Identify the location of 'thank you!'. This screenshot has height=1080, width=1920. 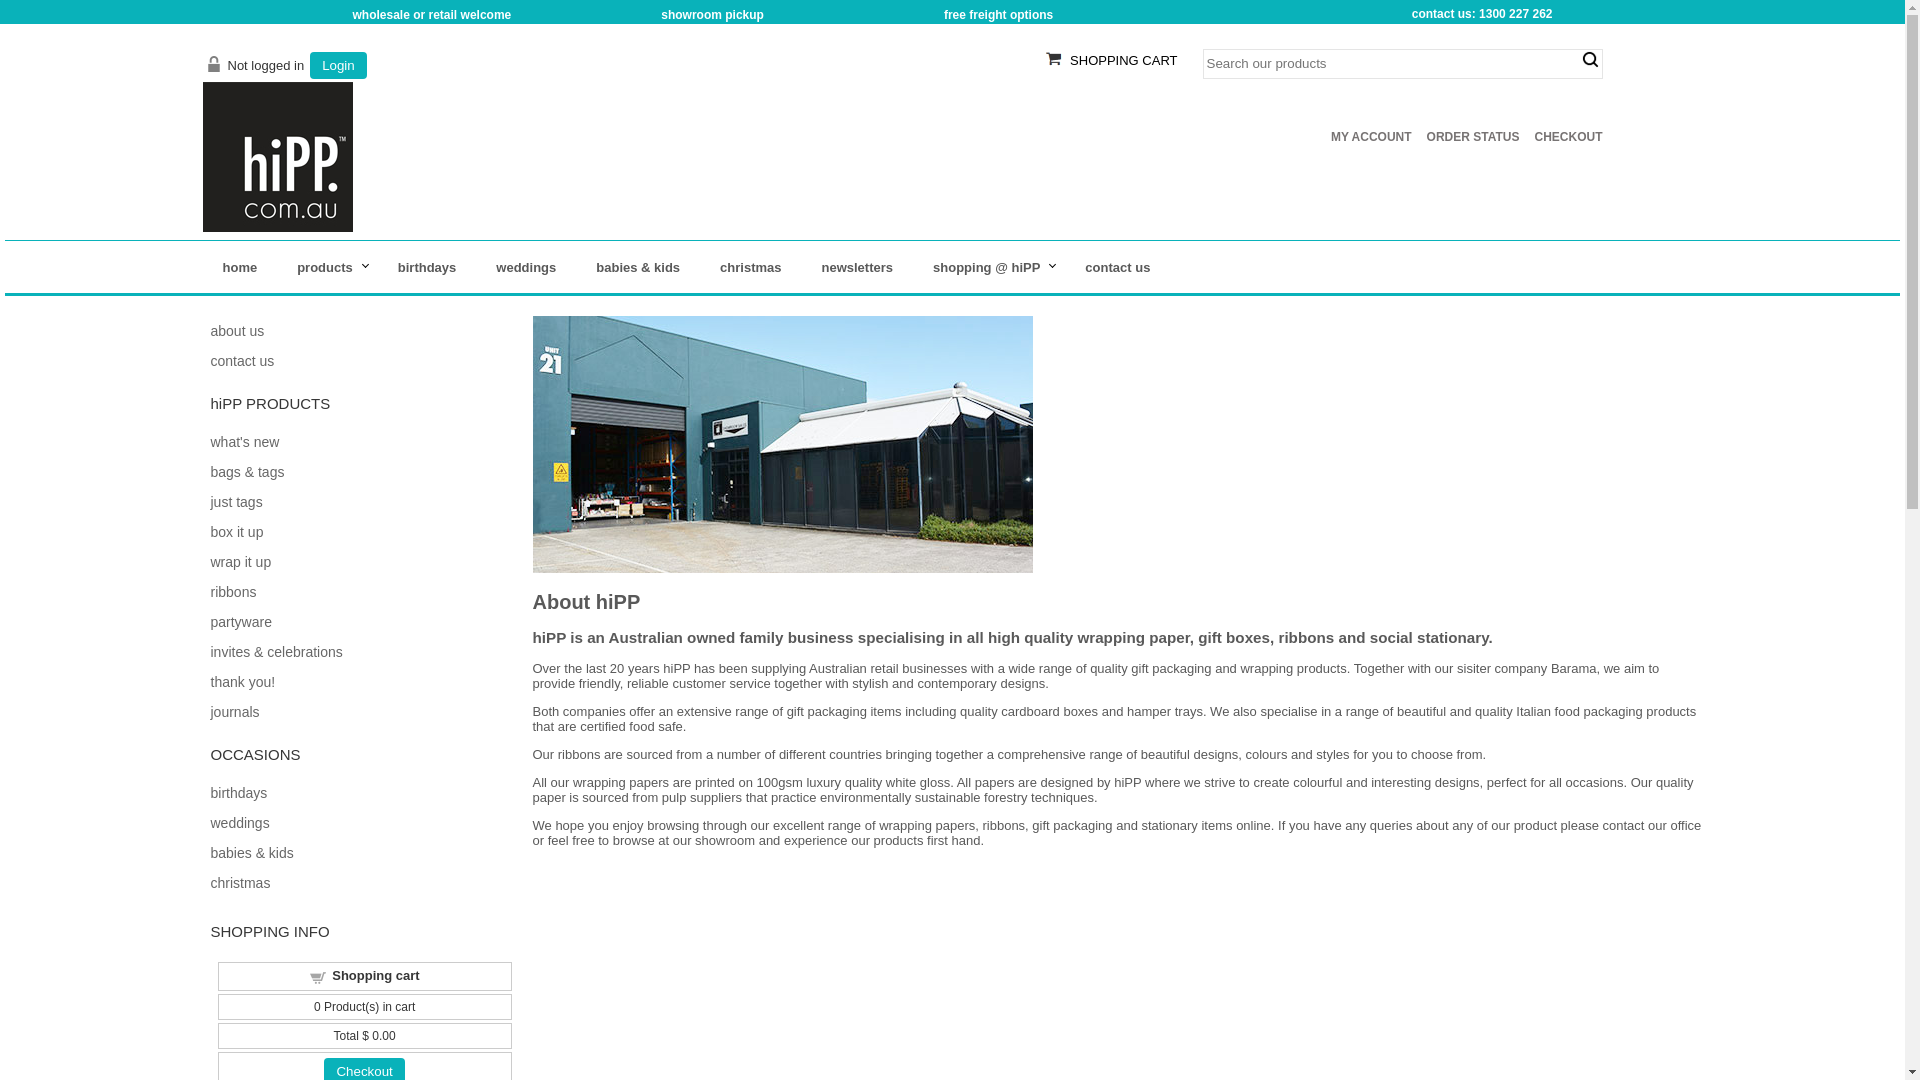
(241, 681).